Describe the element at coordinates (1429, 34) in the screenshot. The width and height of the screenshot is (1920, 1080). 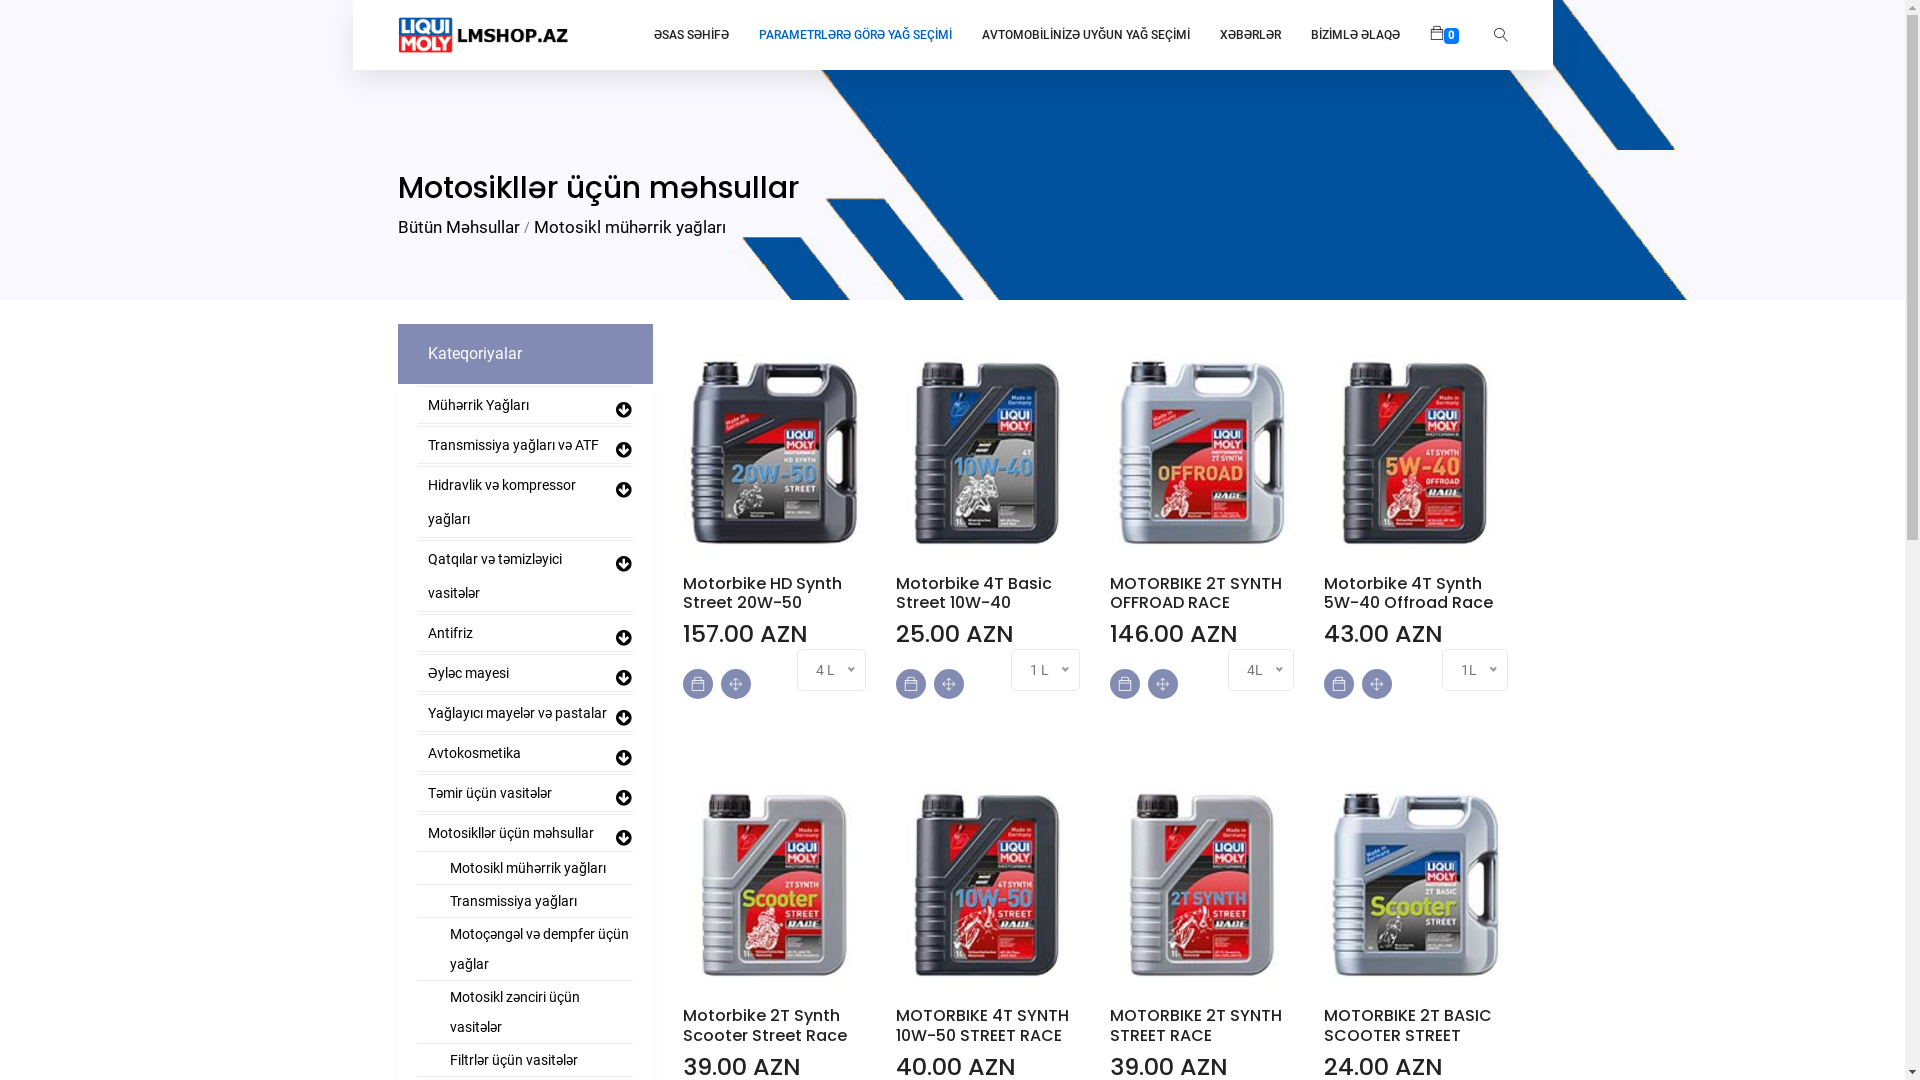
I see `'0'` at that location.